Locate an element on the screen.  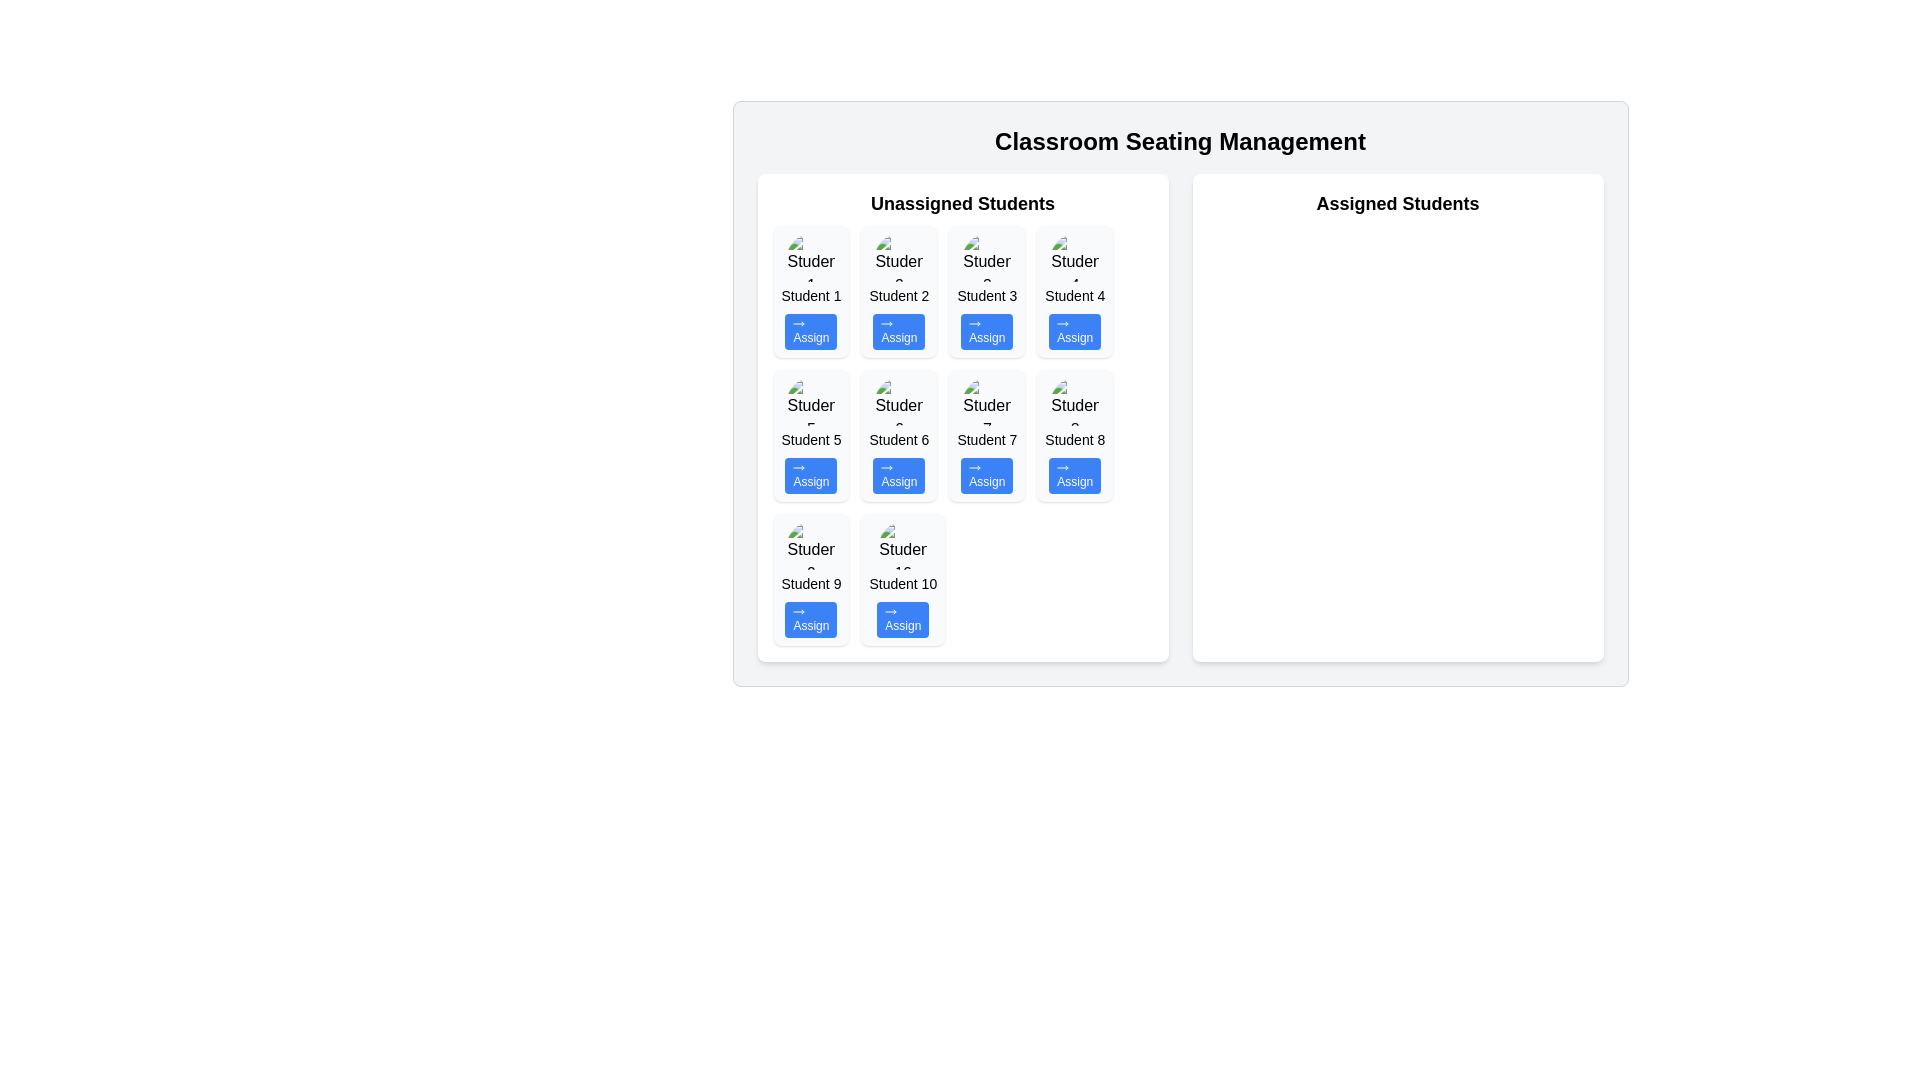
the 'Assign' button located in the bottom right corner of the card representing 'Student 8' to assign the student to a specific group or task is located at coordinates (1074, 475).